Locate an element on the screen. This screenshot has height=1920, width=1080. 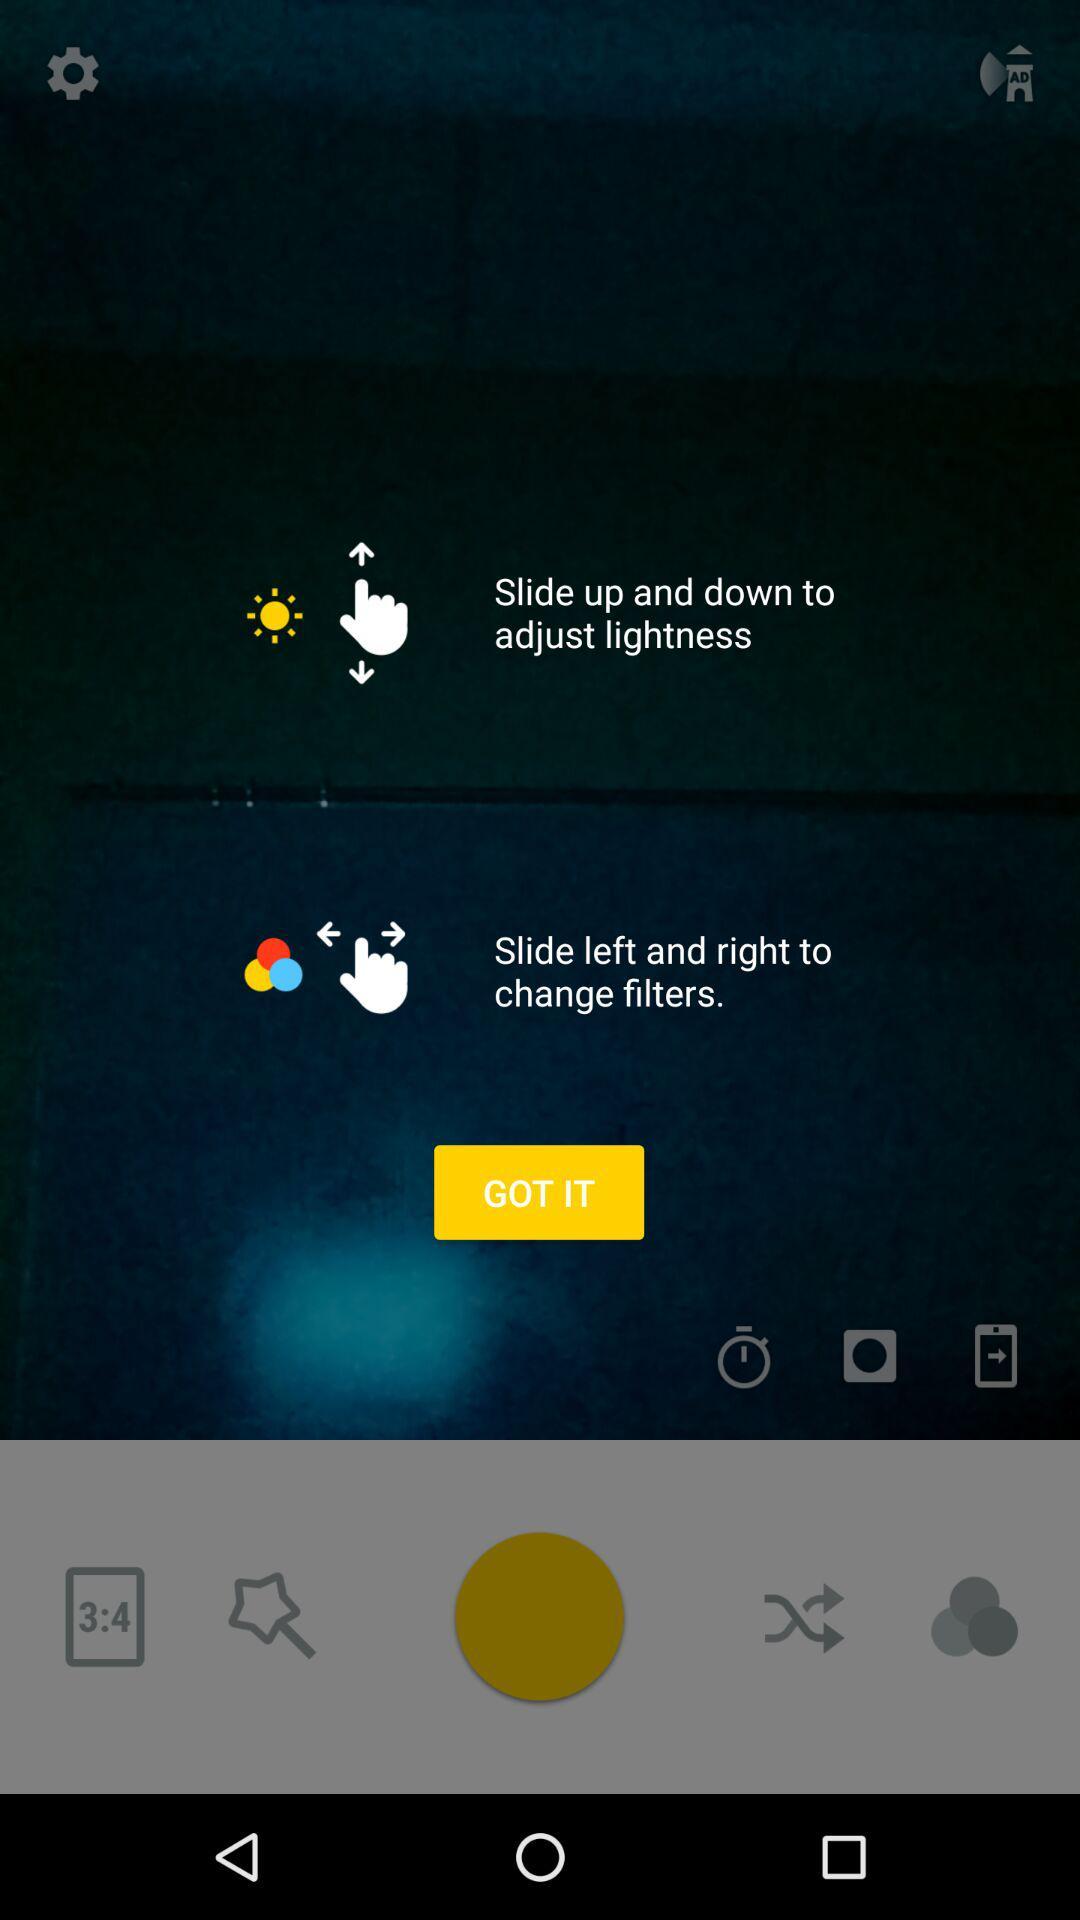
shuffle is located at coordinates (805, 1617).